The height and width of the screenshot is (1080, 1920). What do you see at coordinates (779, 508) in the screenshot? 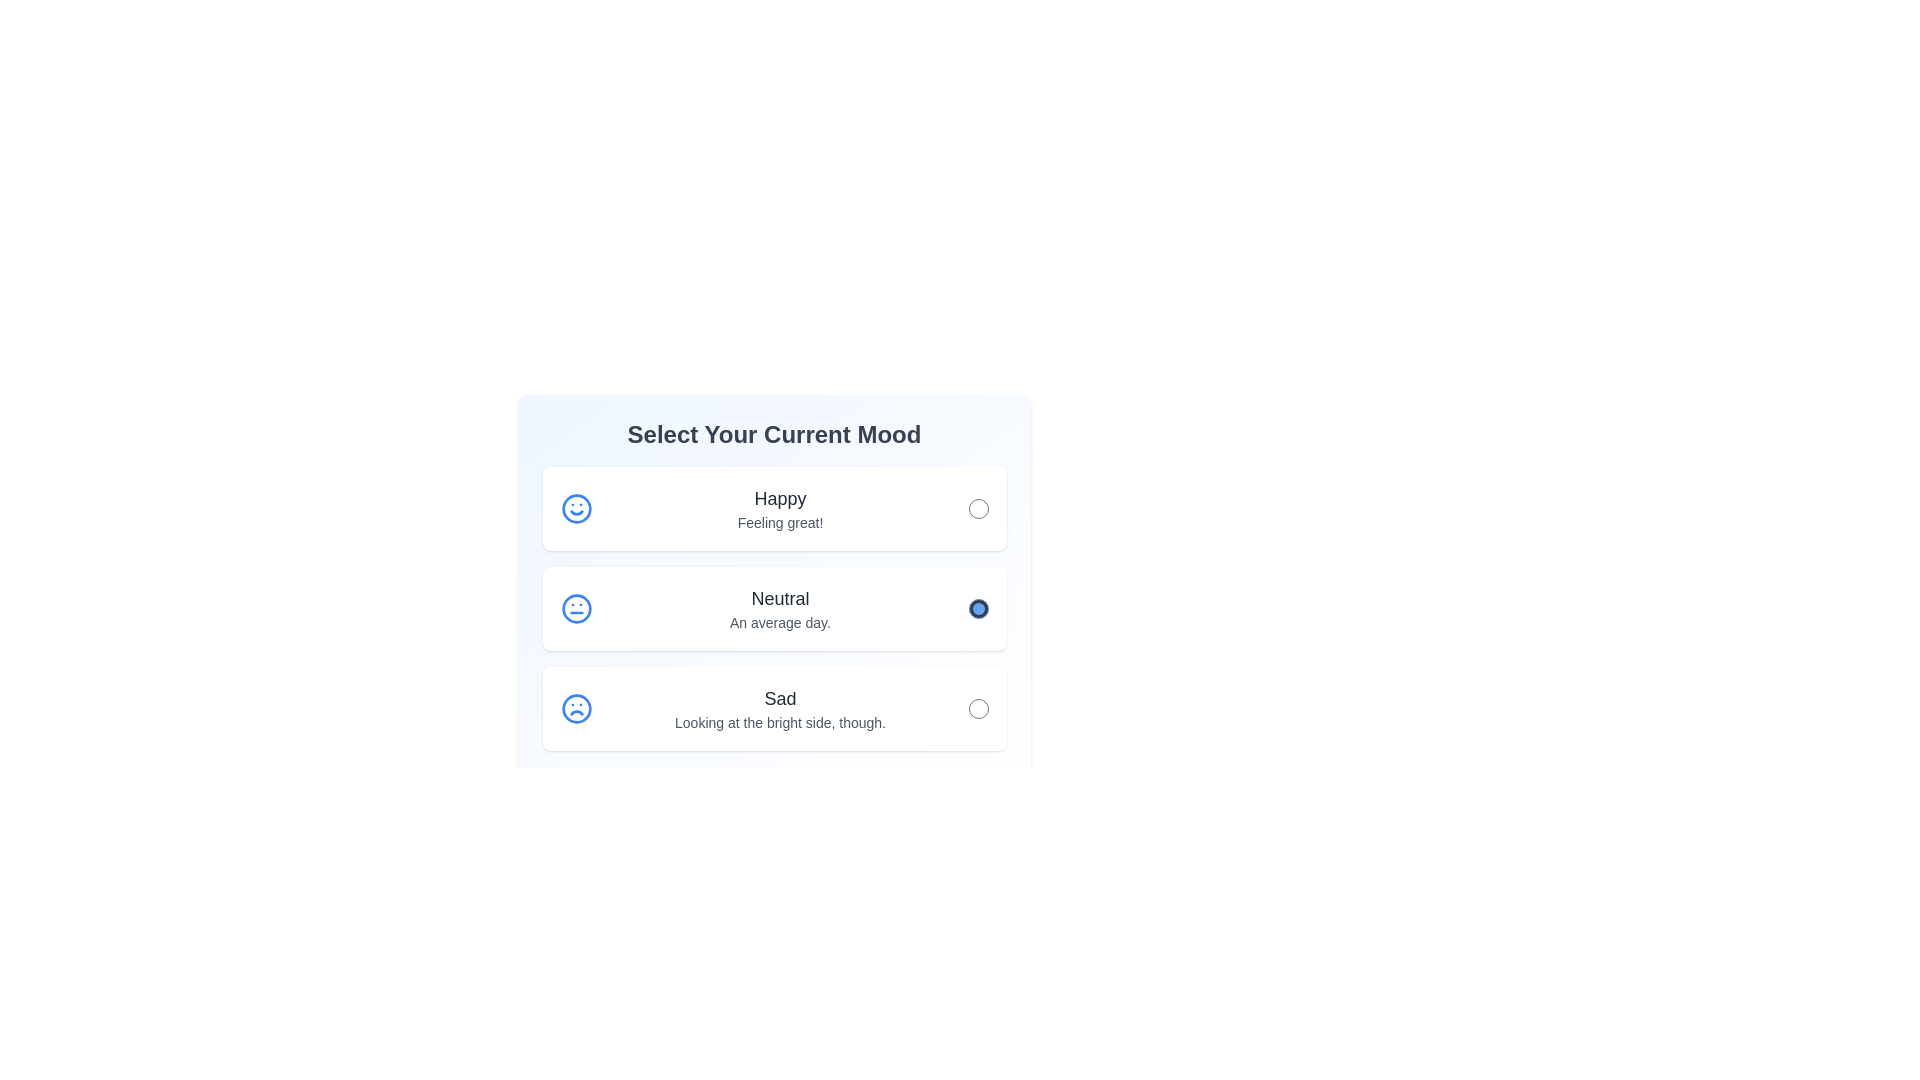
I see `text of the Label element that displays 'Happy' and 'Feeling great!' to understand the mood description` at bounding box center [779, 508].